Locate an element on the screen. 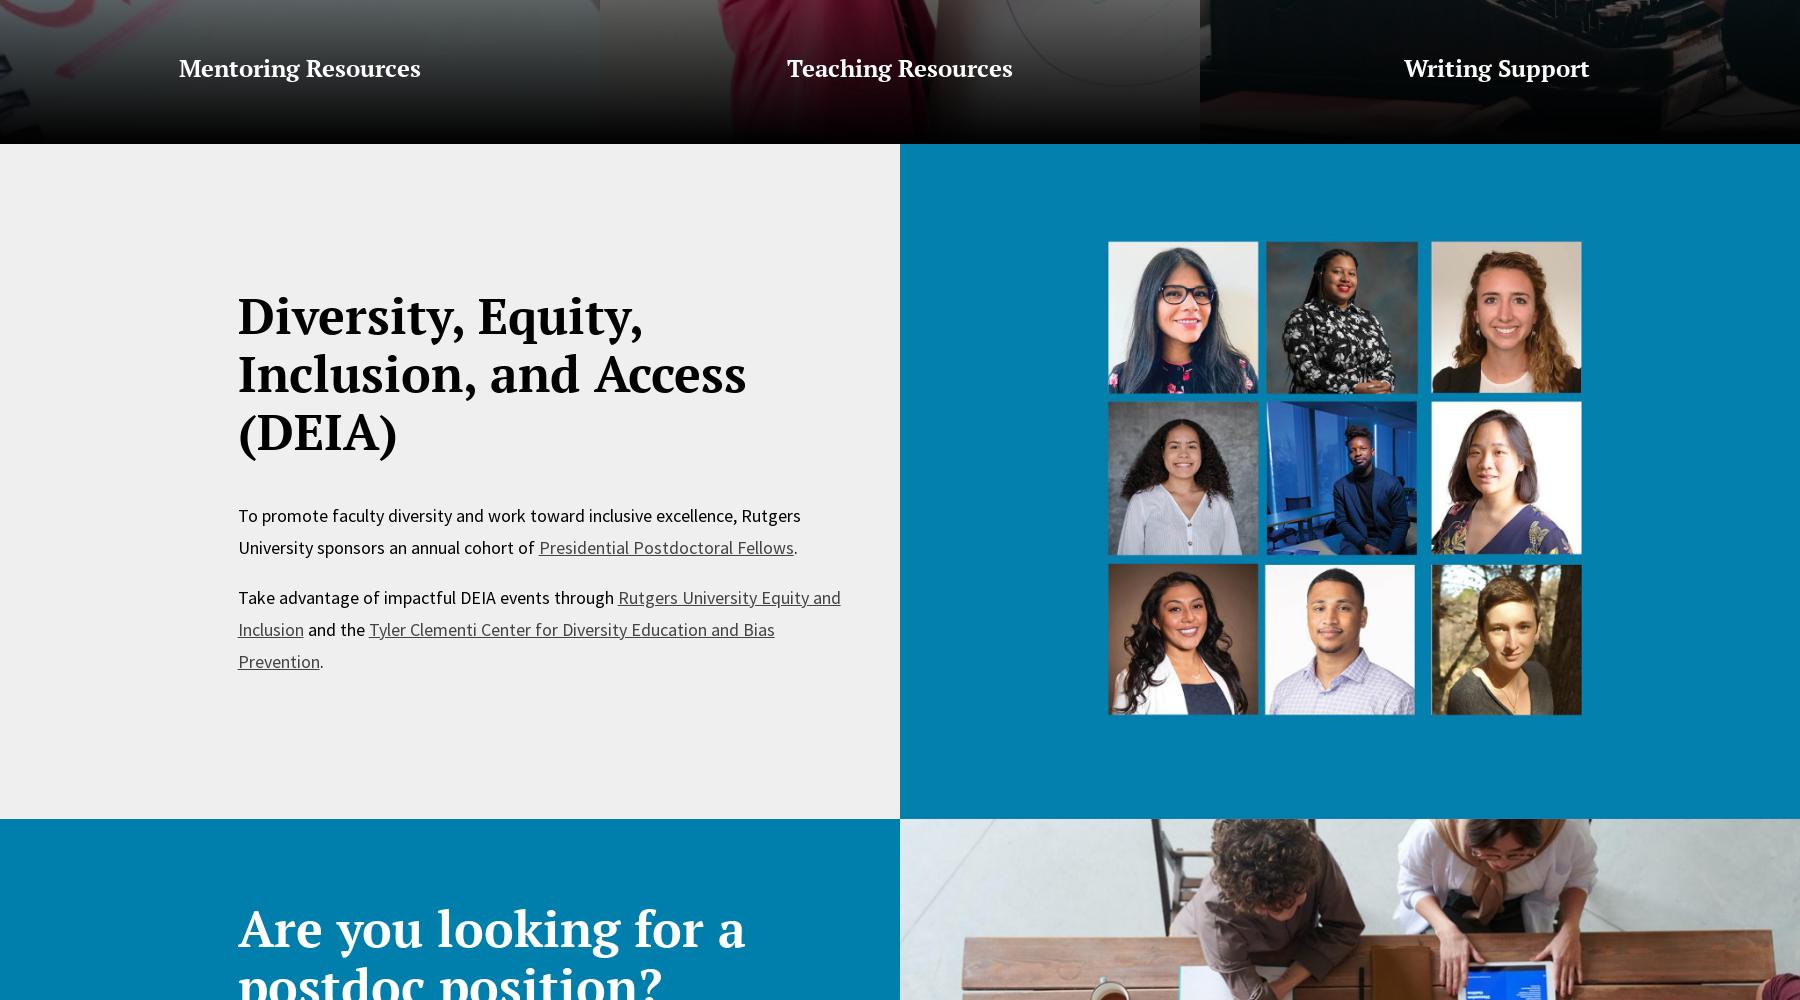 This screenshot has height=1000, width=1800. 'Mentoring Resources' is located at coordinates (178, 67).